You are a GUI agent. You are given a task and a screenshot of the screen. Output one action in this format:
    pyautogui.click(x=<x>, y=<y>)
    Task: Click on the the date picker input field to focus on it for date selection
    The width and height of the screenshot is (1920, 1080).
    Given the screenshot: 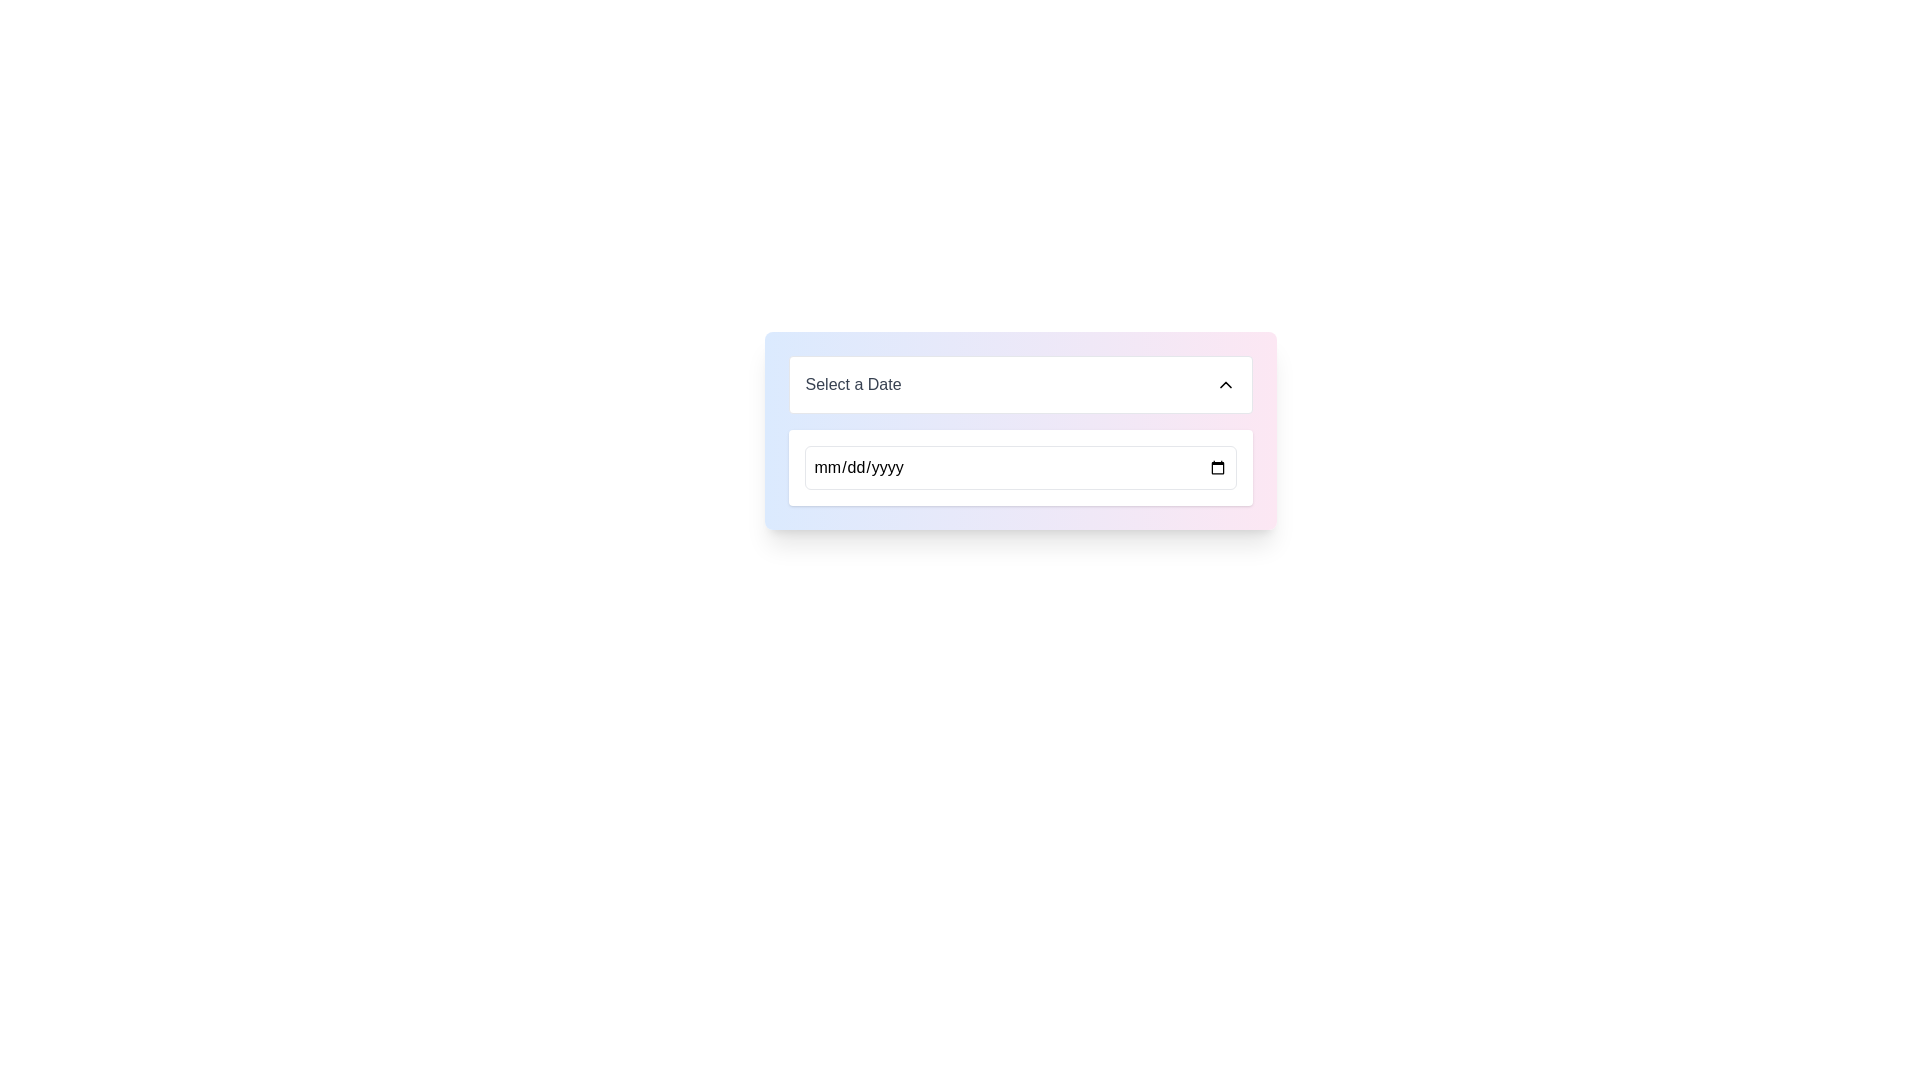 What is the action you would take?
    pyautogui.click(x=1020, y=430)
    